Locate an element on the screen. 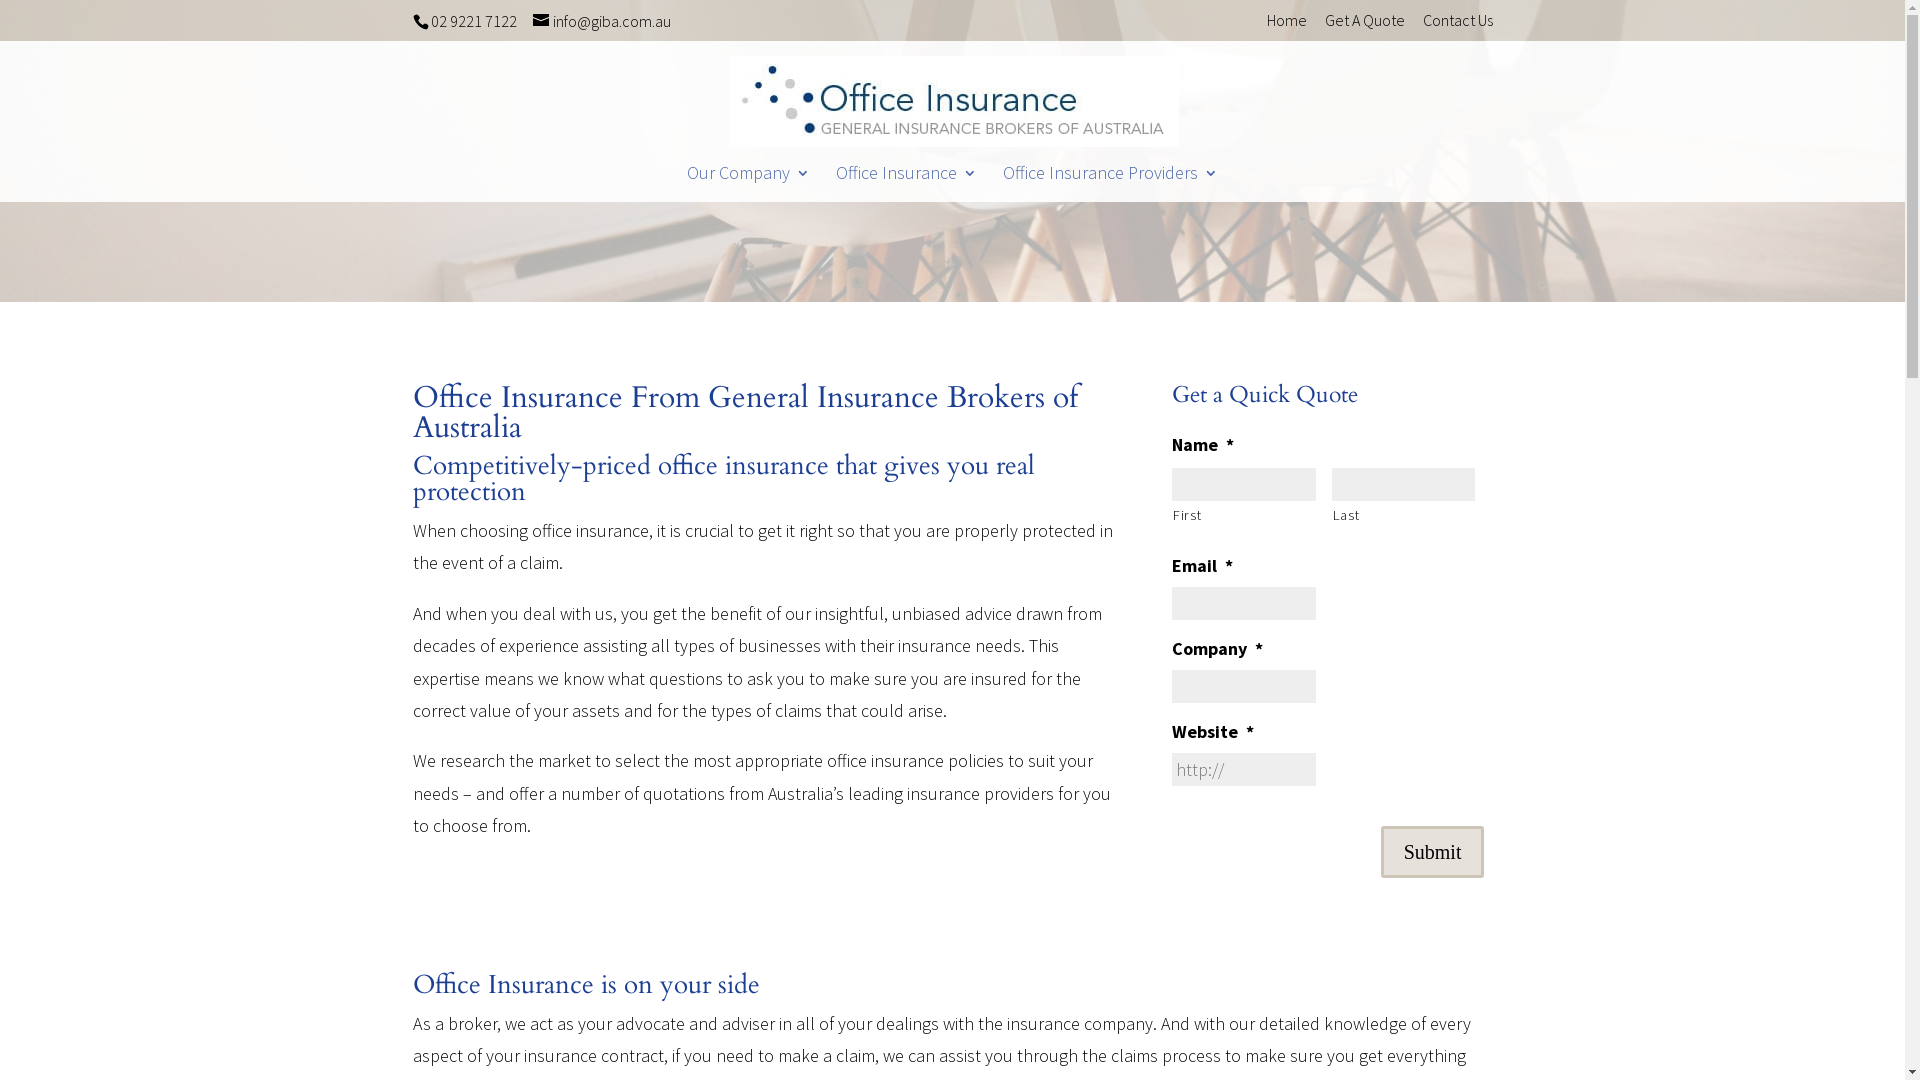 The height and width of the screenshot is (1080, 1920). 'Our Company' is located at coordinates (747, 184).